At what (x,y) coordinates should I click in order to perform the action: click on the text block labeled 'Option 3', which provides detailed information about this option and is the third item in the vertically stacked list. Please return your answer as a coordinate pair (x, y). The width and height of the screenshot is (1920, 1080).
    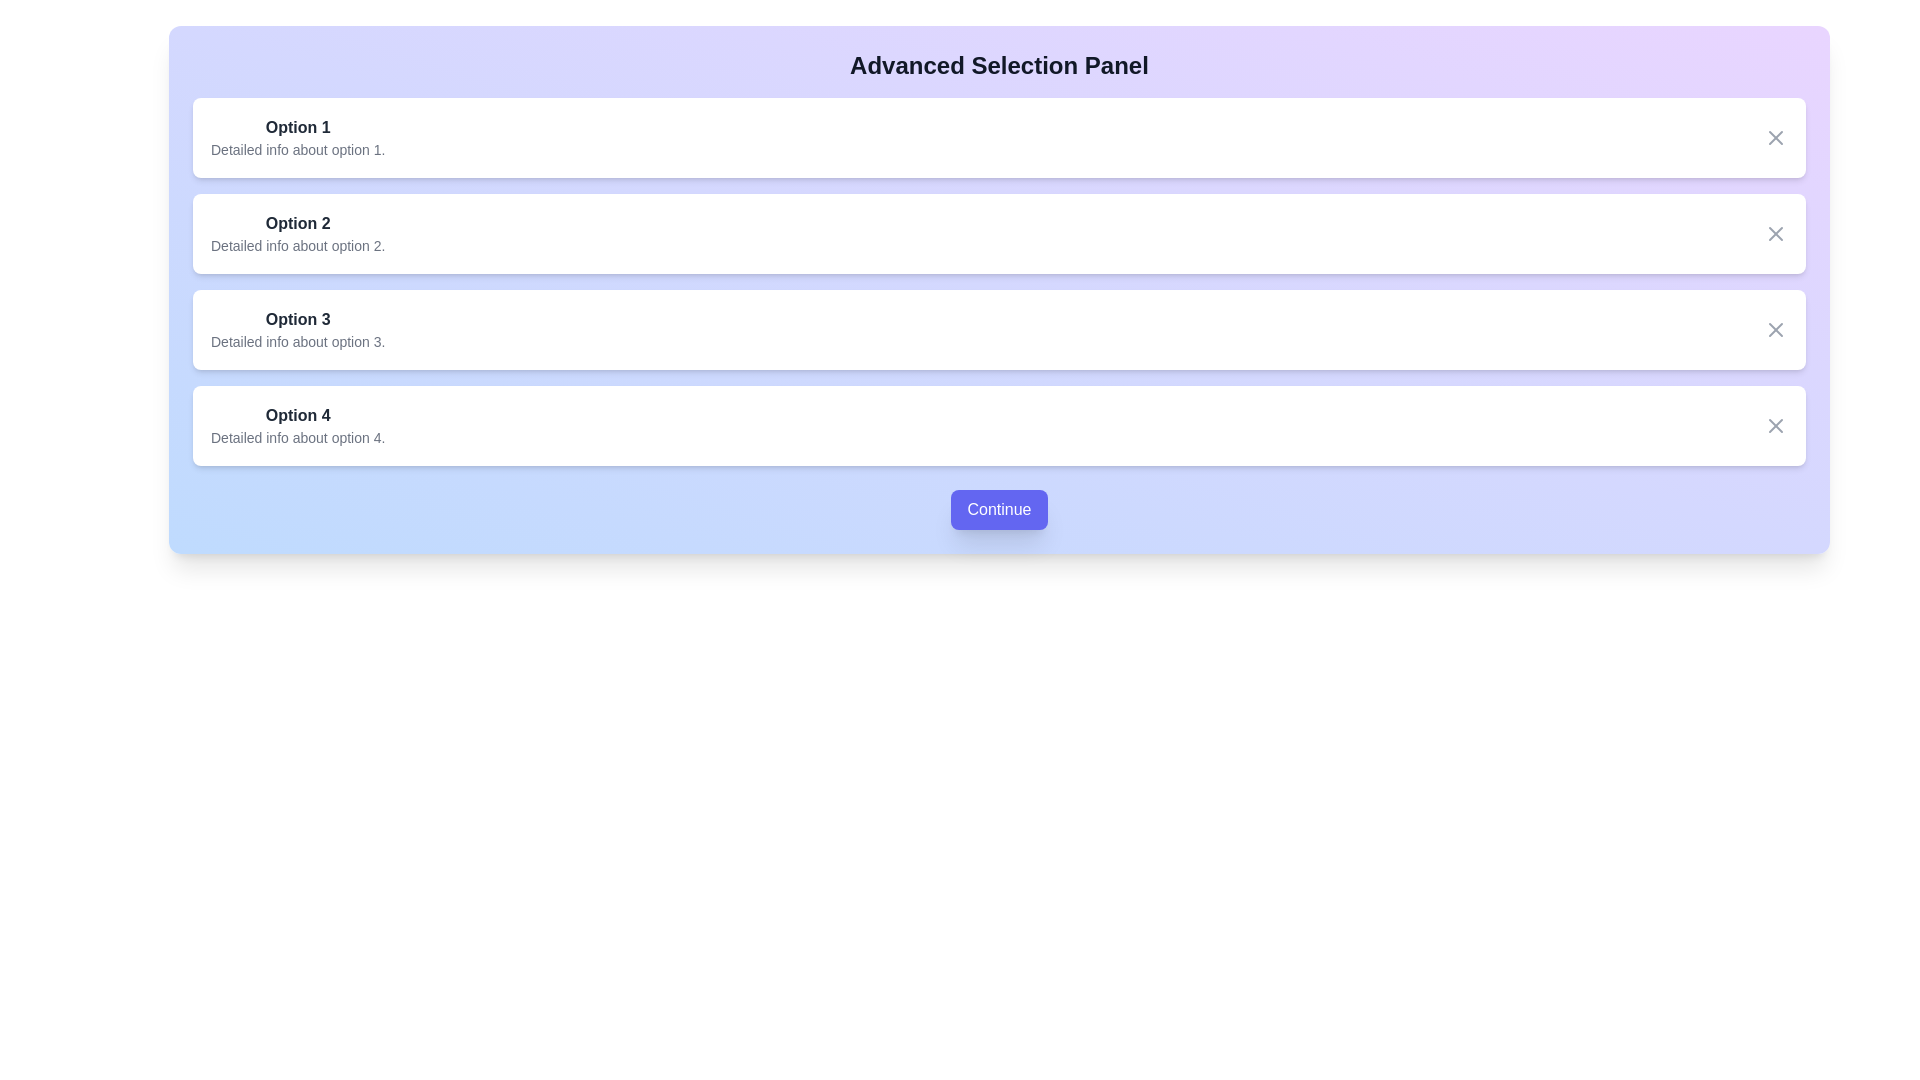
    Looking at the image, I should click on (297, 329).